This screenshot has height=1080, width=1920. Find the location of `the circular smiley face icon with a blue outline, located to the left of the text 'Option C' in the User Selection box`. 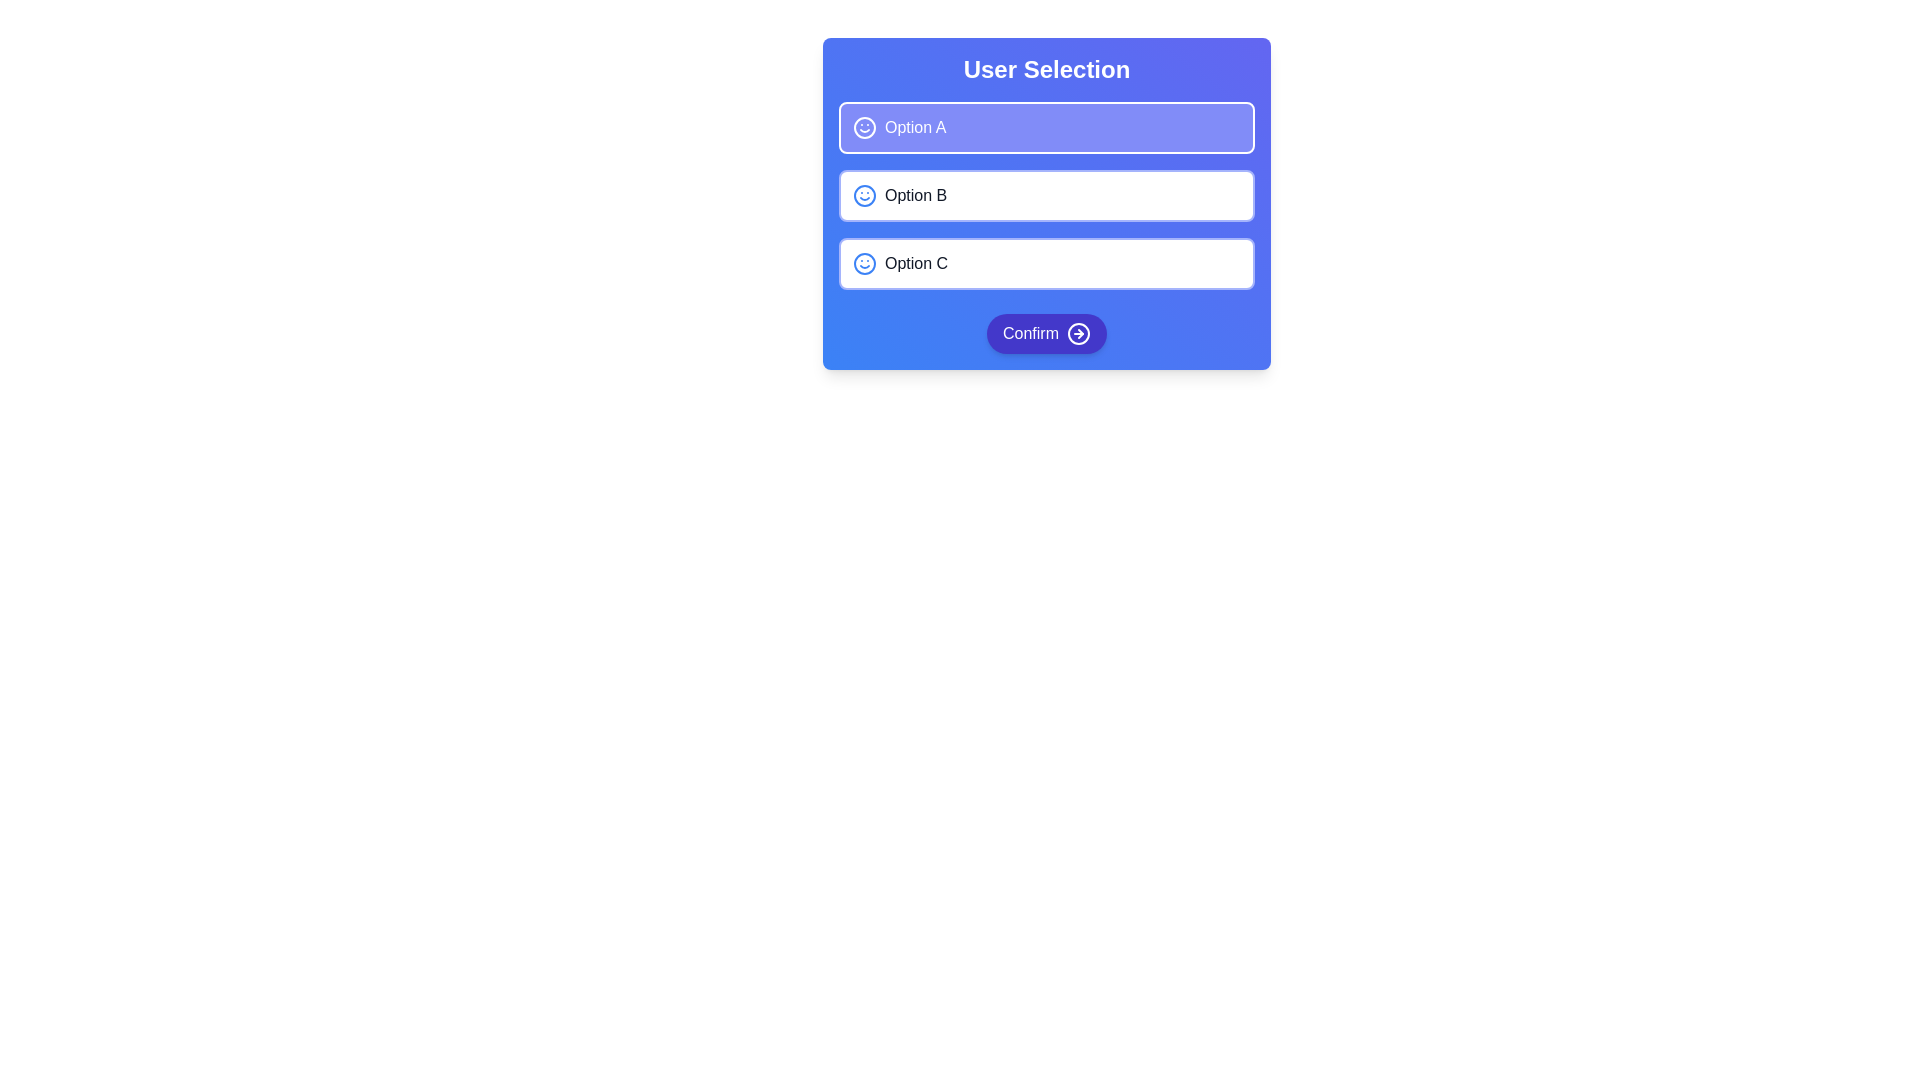

the circular smiley face icon with a blue outline, located to the left of the text 'Option C' in the User Selection box is located at coordinates (864, 262).